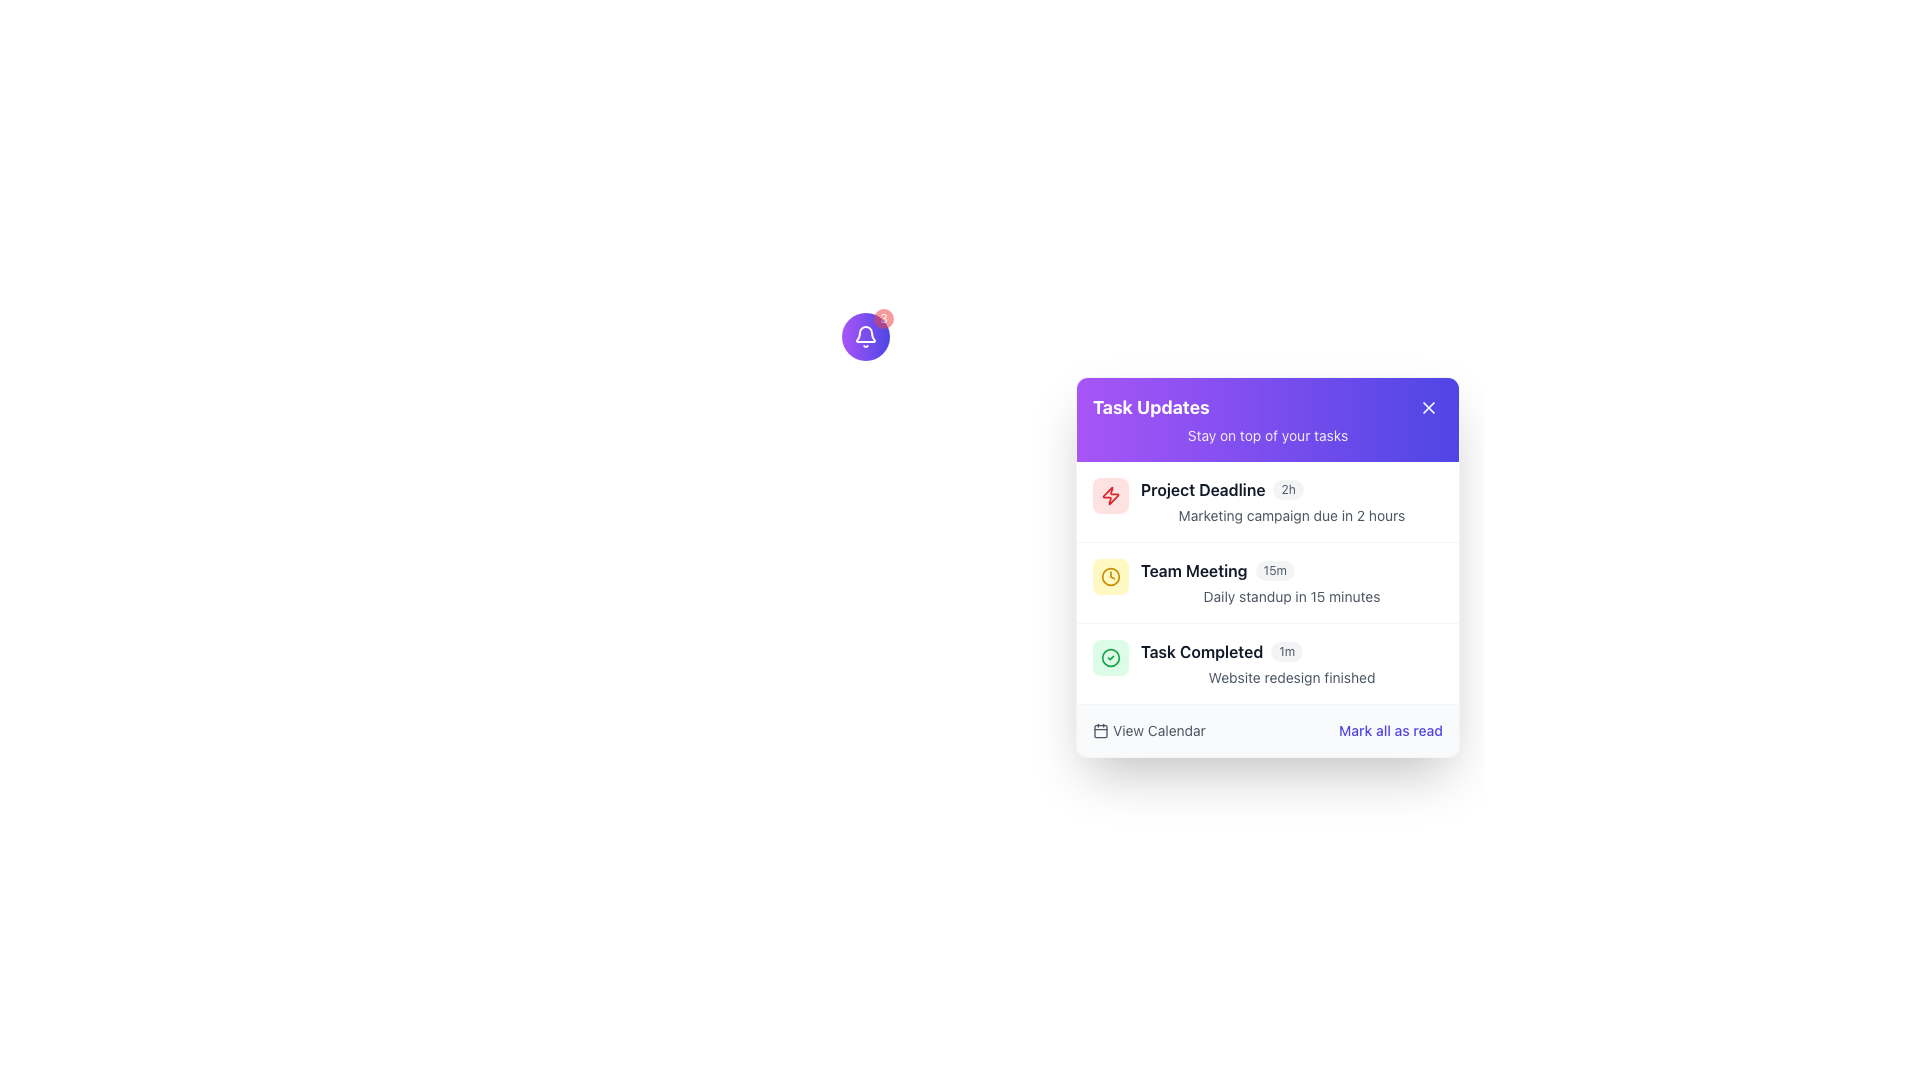 Image resolution: width=1920 pixels, height=1080 pixels. I want to click on the informational list item displaying a yellow-highlighted clock icon, bold text 'Team Meeting', and a gray label '15m', located within the 'Task Updates' widget, so click(1266, 582).